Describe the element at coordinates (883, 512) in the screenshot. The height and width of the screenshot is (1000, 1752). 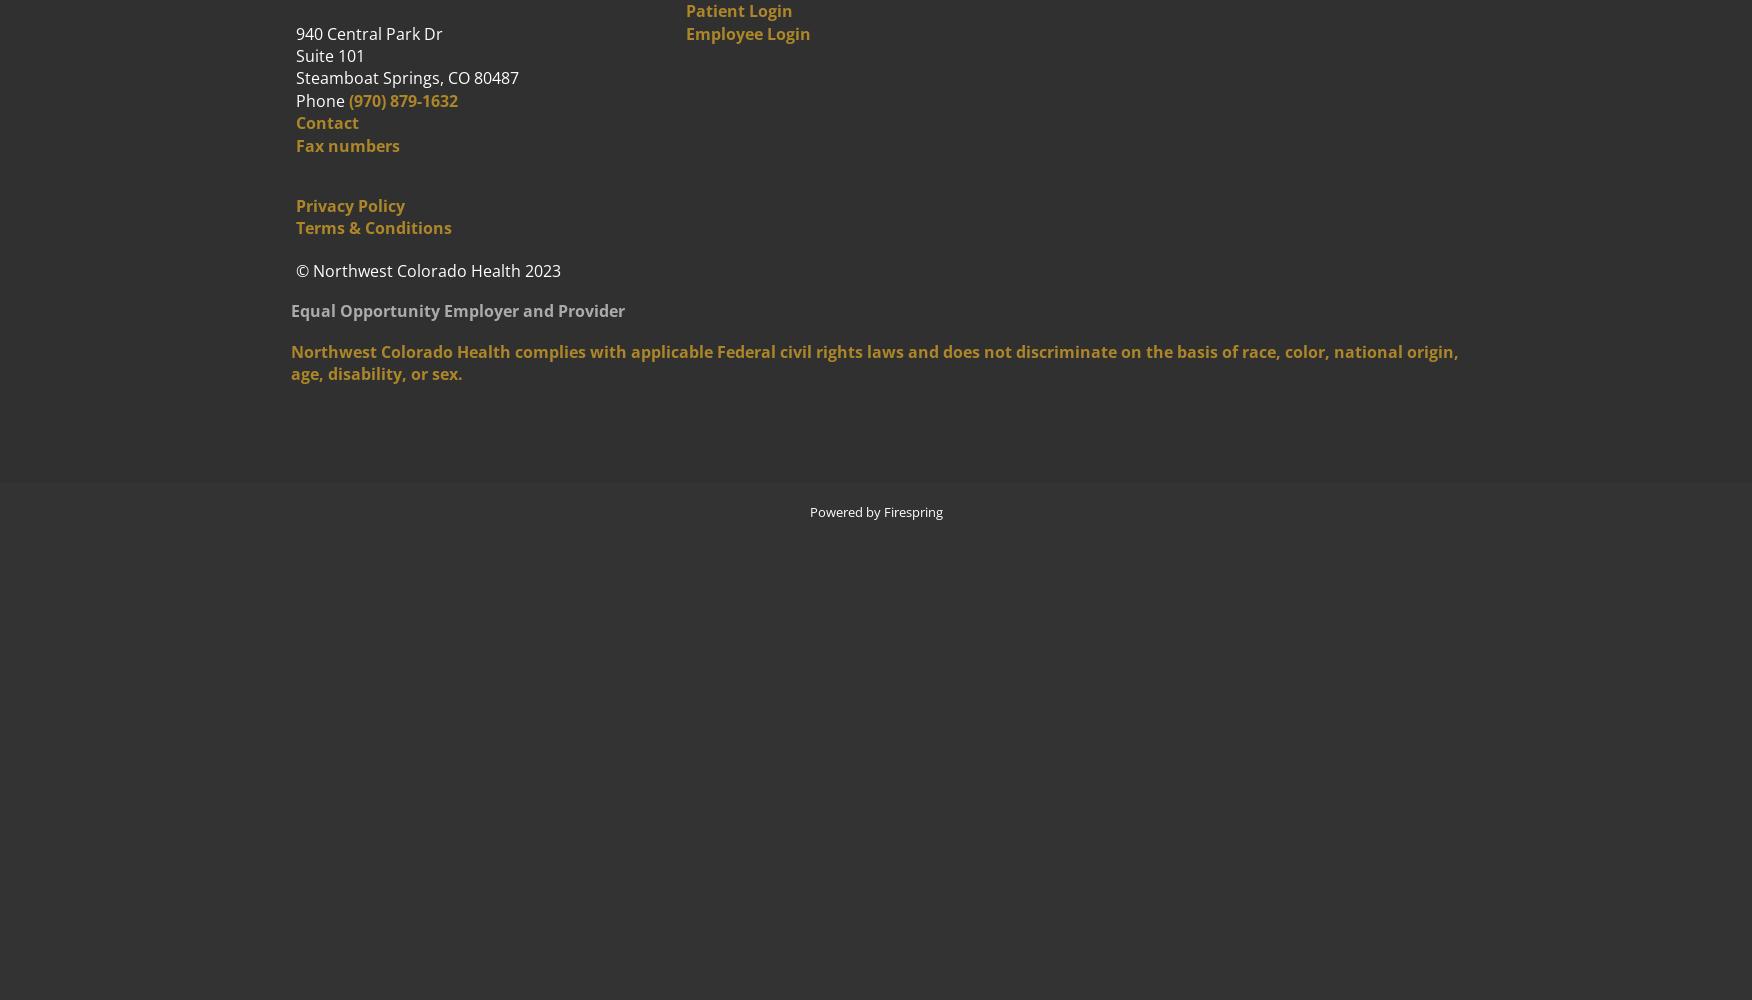
I see `'Firespring'` at that location.